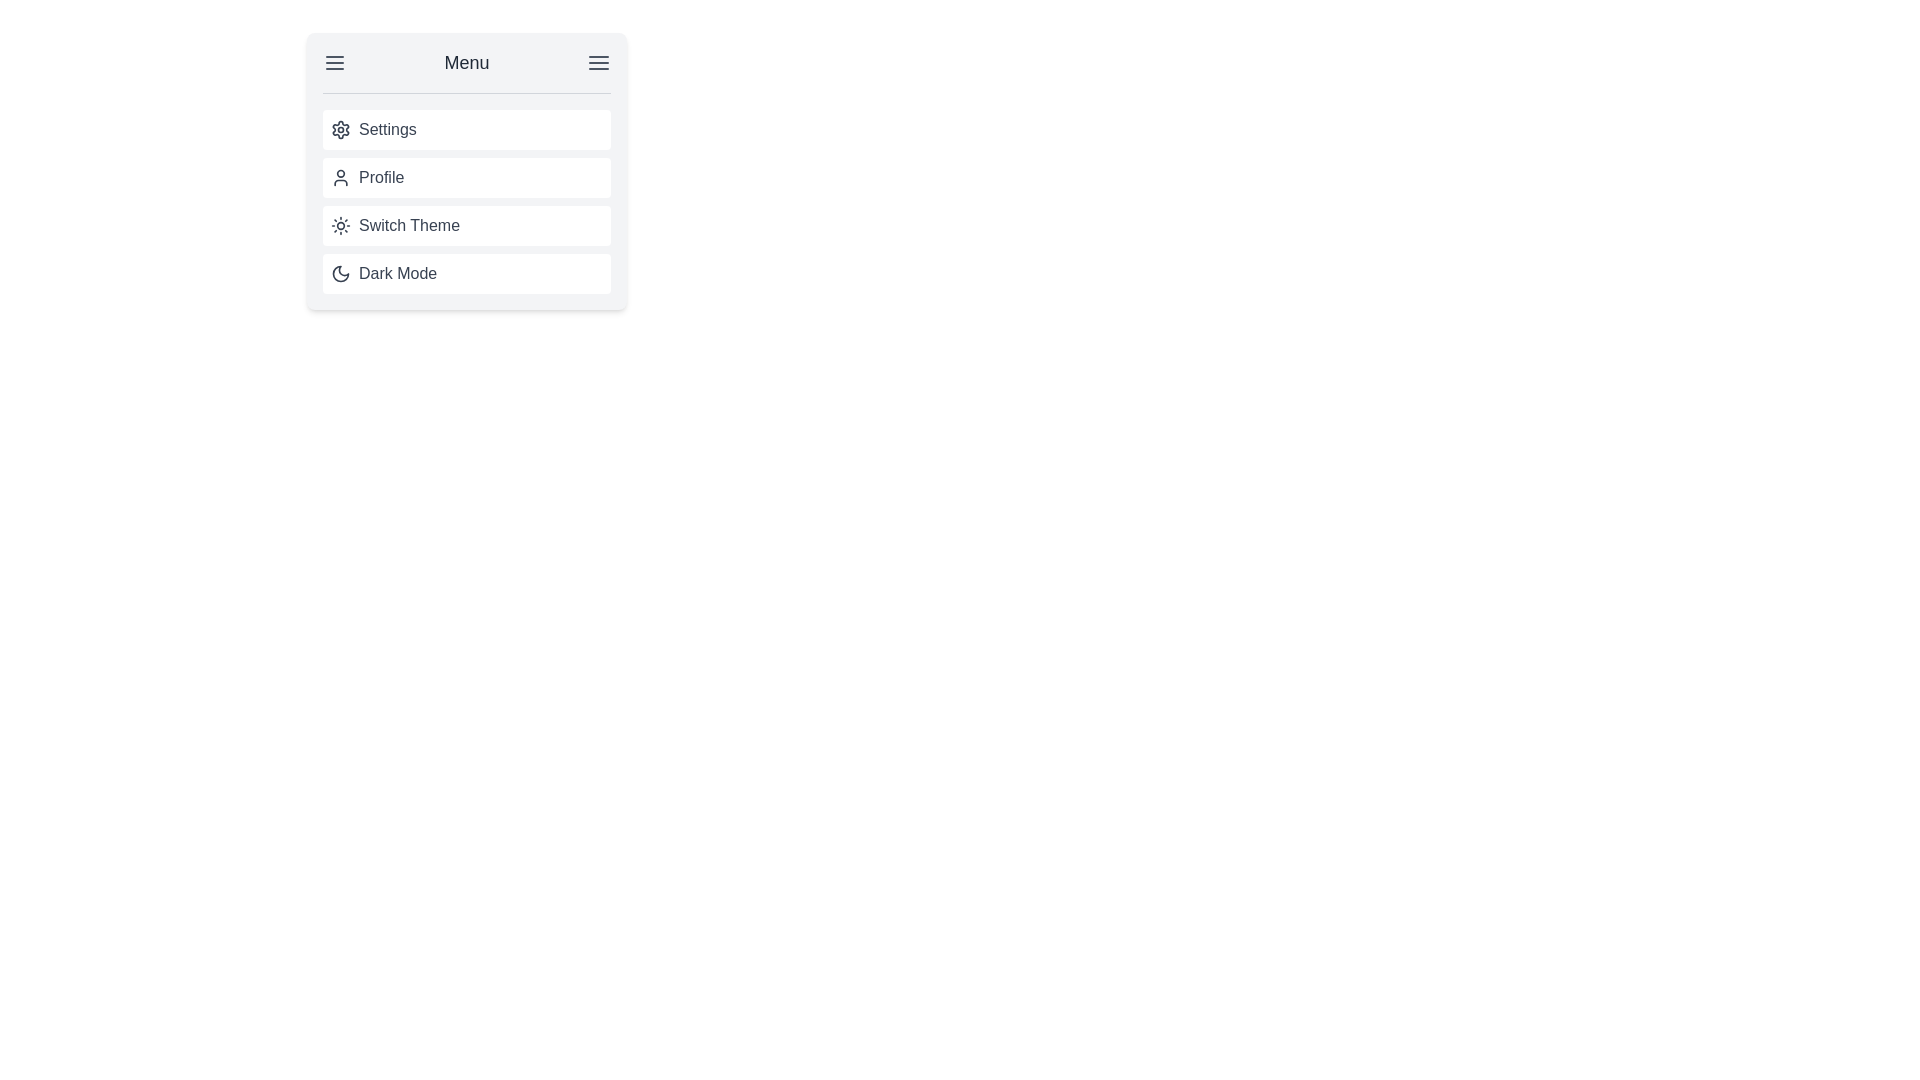  I want to click on the second menu item that provides access to profile-related functionalities, so click(465, 170).